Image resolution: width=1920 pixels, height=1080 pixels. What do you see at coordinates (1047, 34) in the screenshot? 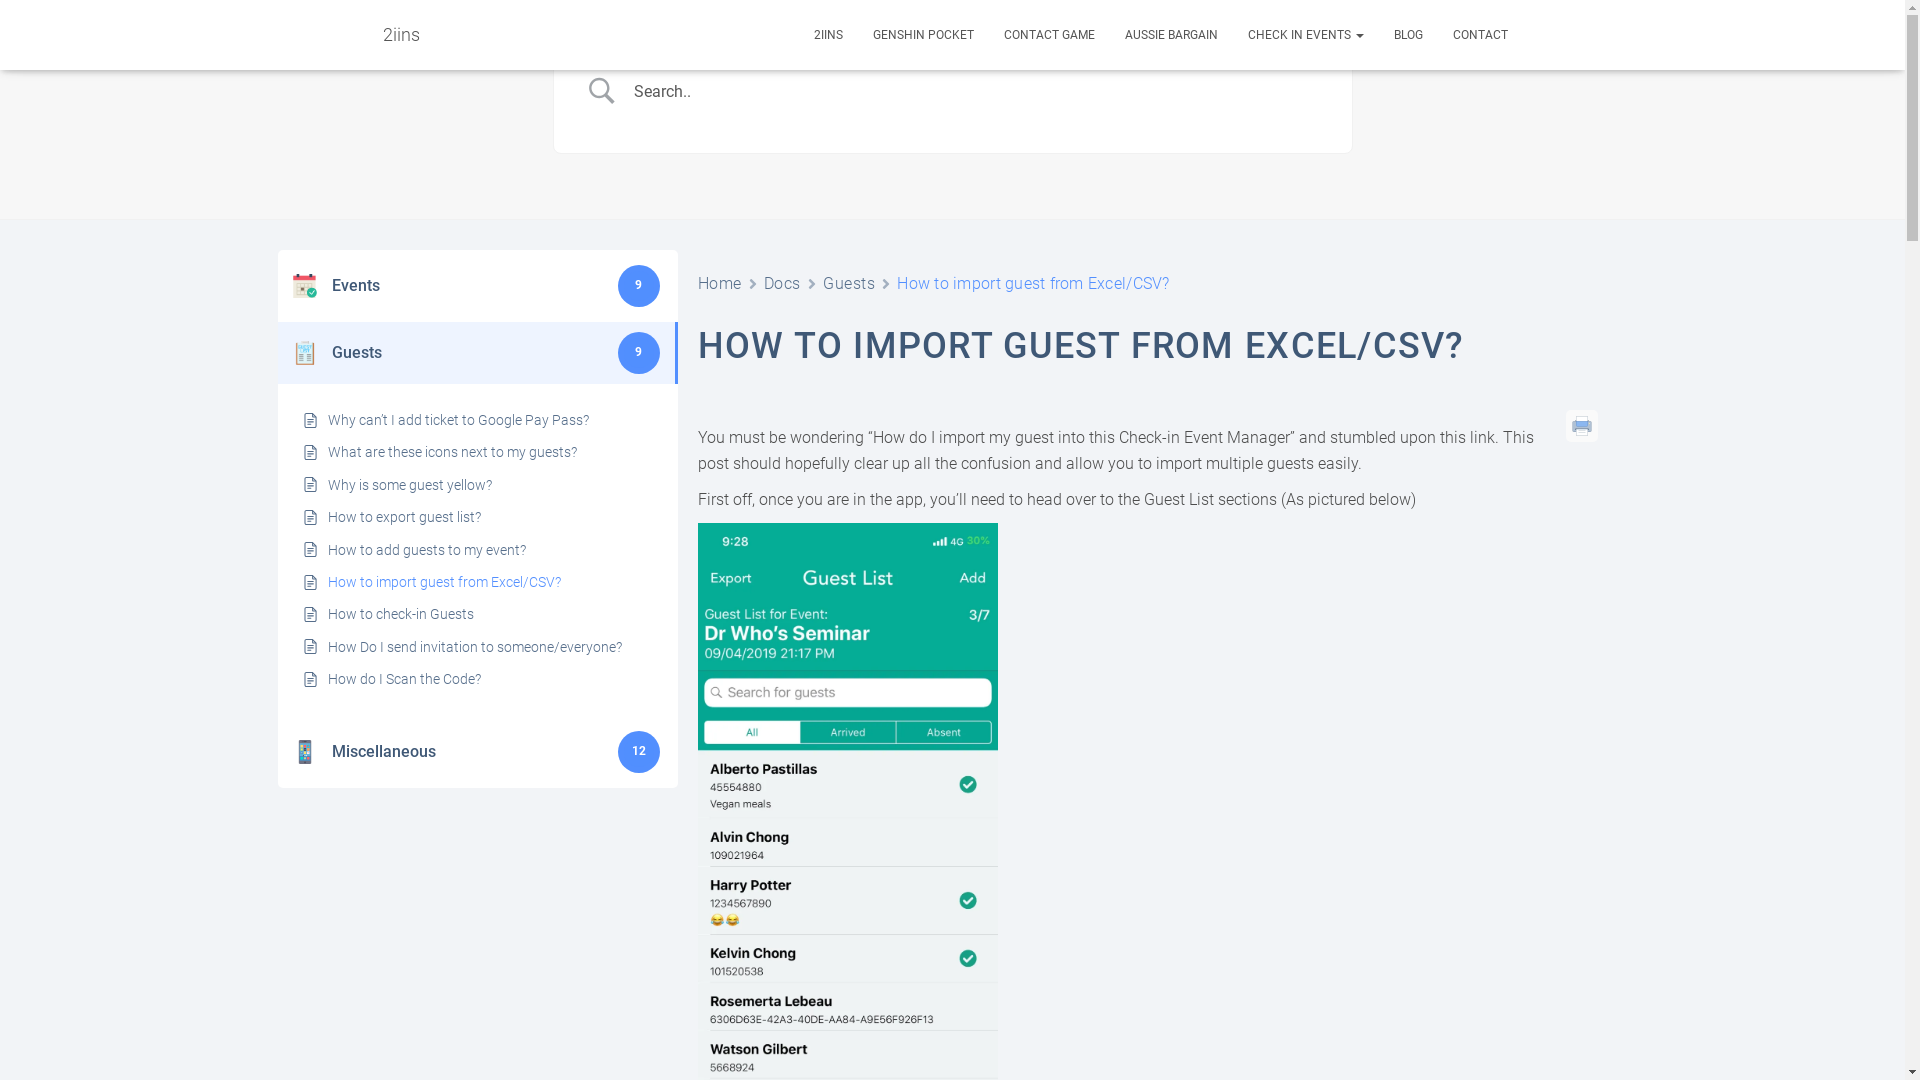
I see `'CONTACT GAME'` at bounding box center [1047, 34].